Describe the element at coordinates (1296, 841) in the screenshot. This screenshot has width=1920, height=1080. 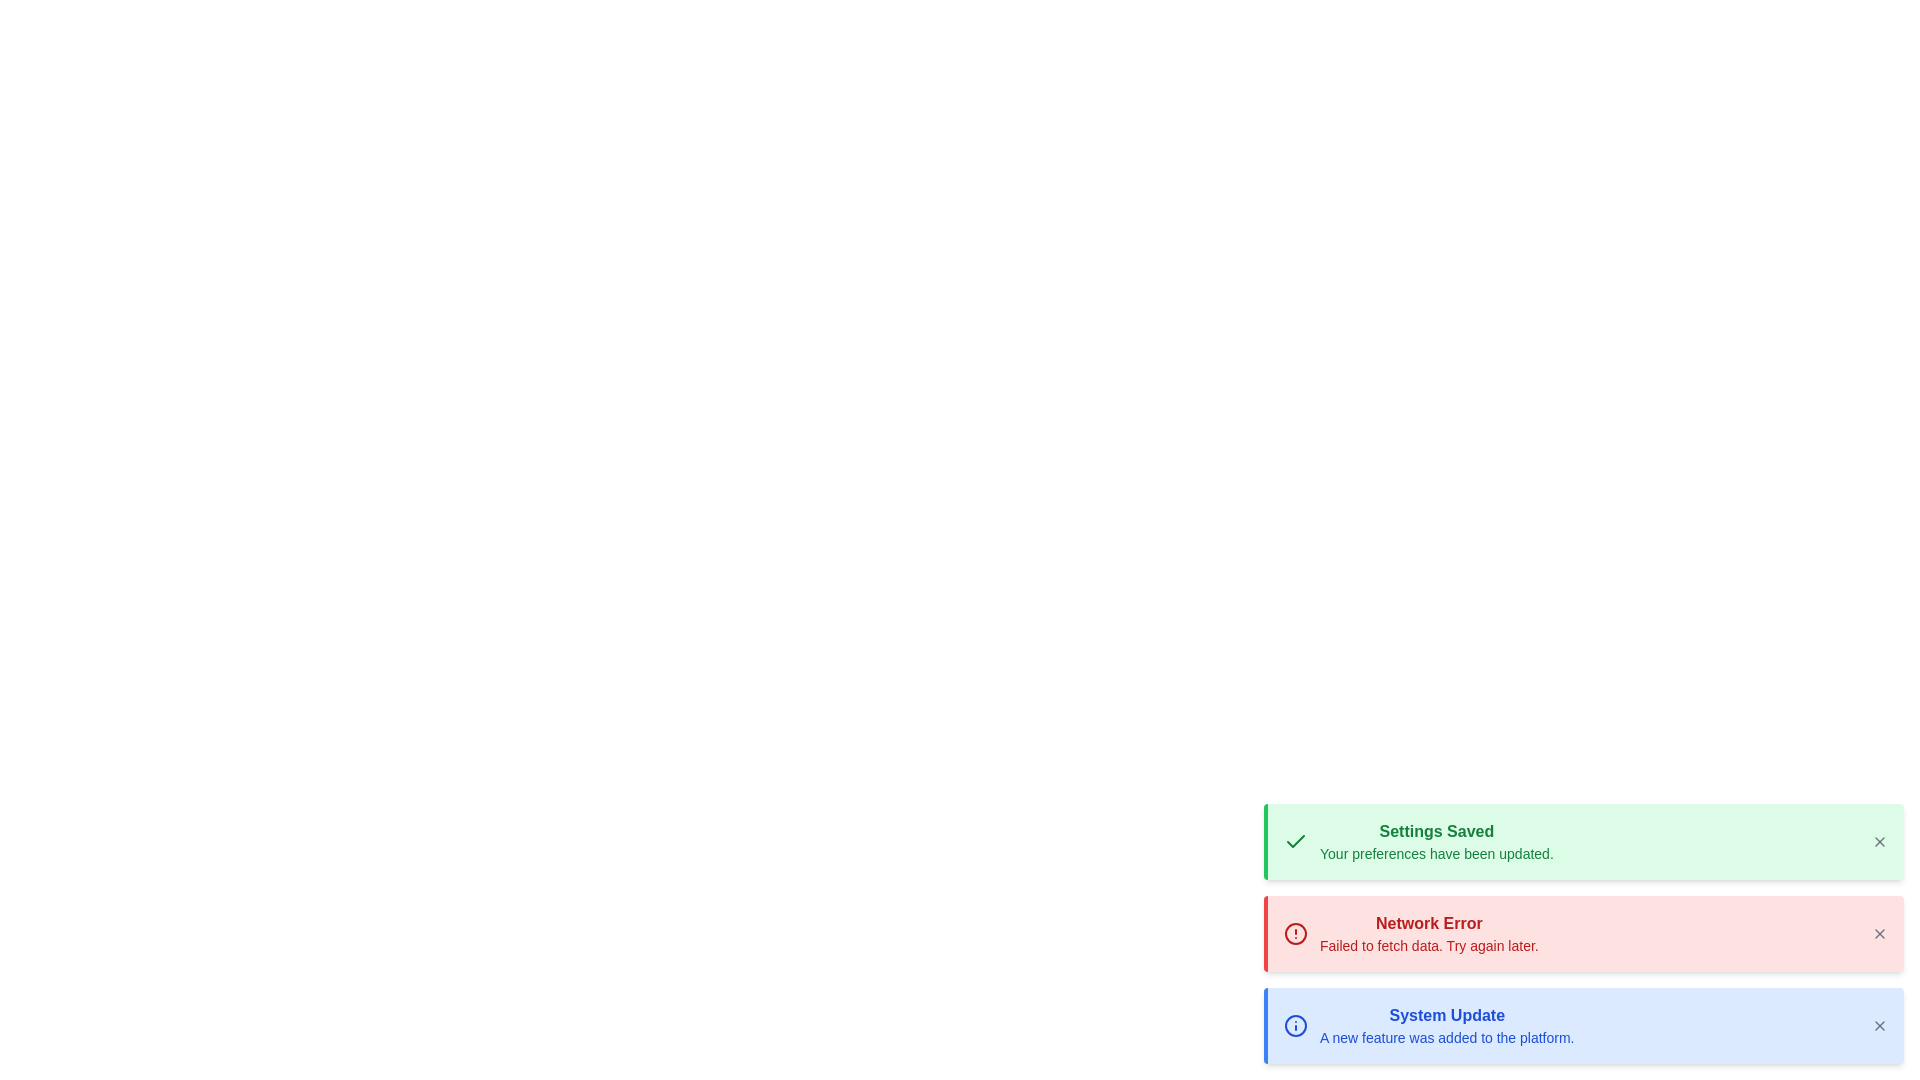
I see `the success icon located at the leftmost side of the notification bar` at that location.